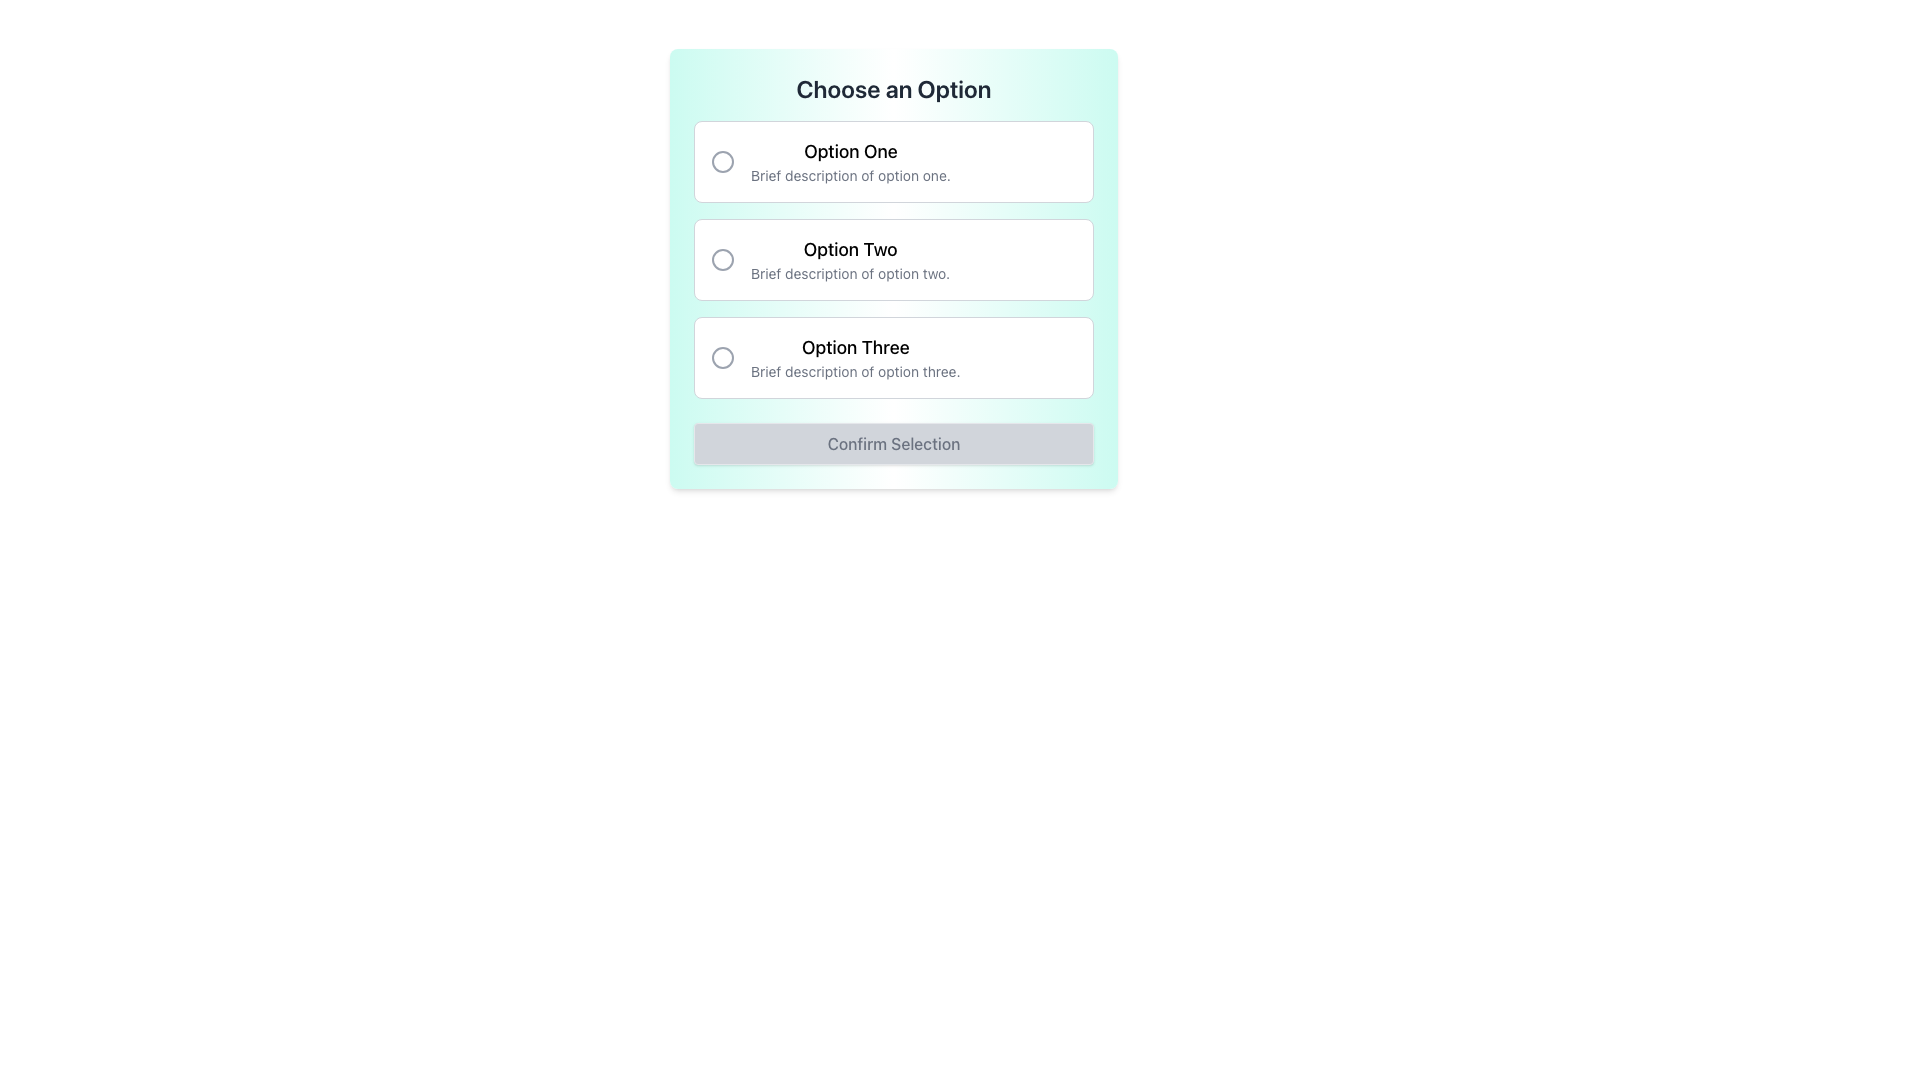  I want to click on the main label for the second selectable option, so click(850, 249).